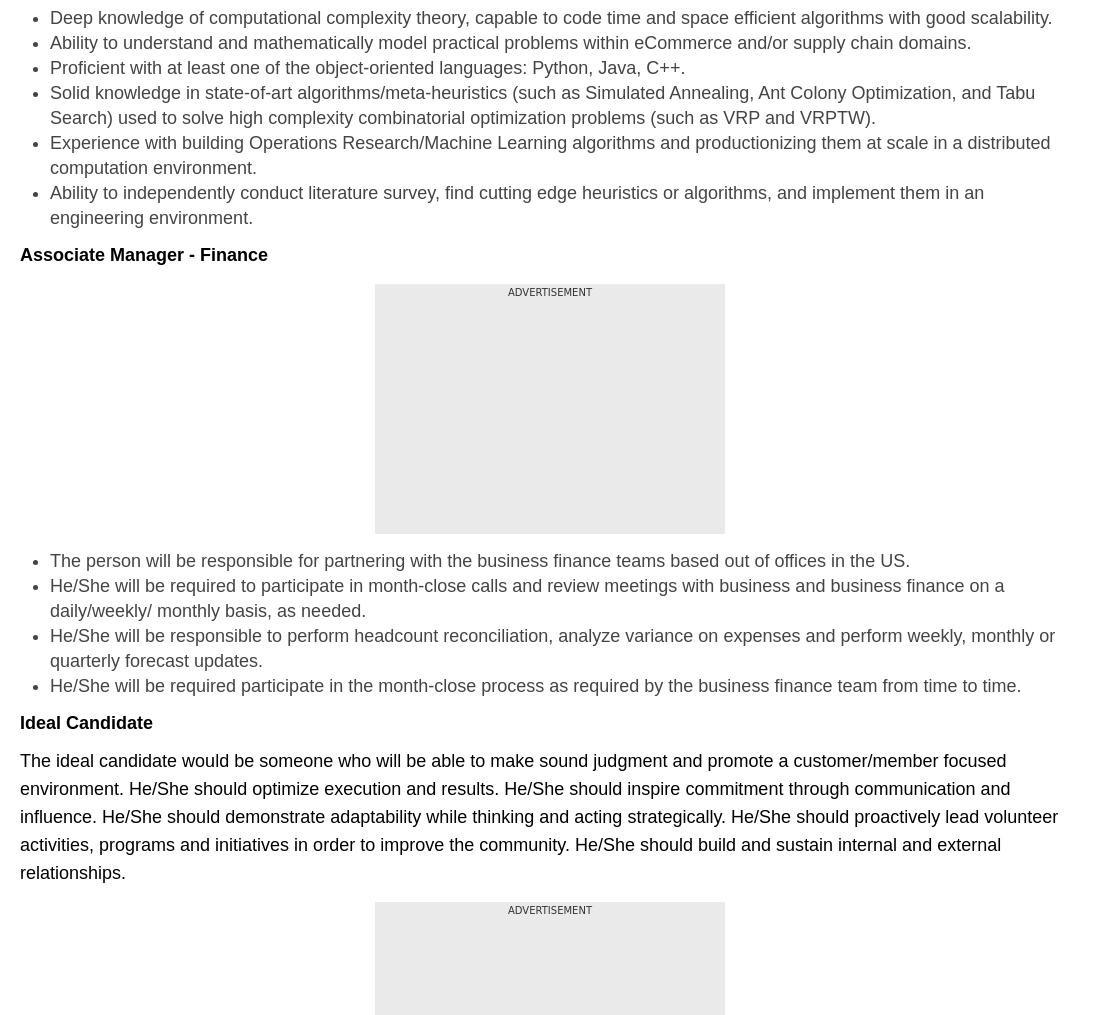 This screenshot has height=1015, width=1100. I want to click on 'He/She will be required to participate in month-close calls and review meetings with business and business finance on a daily/weekly/ monthly basis, as needed.', so click(527, 596).